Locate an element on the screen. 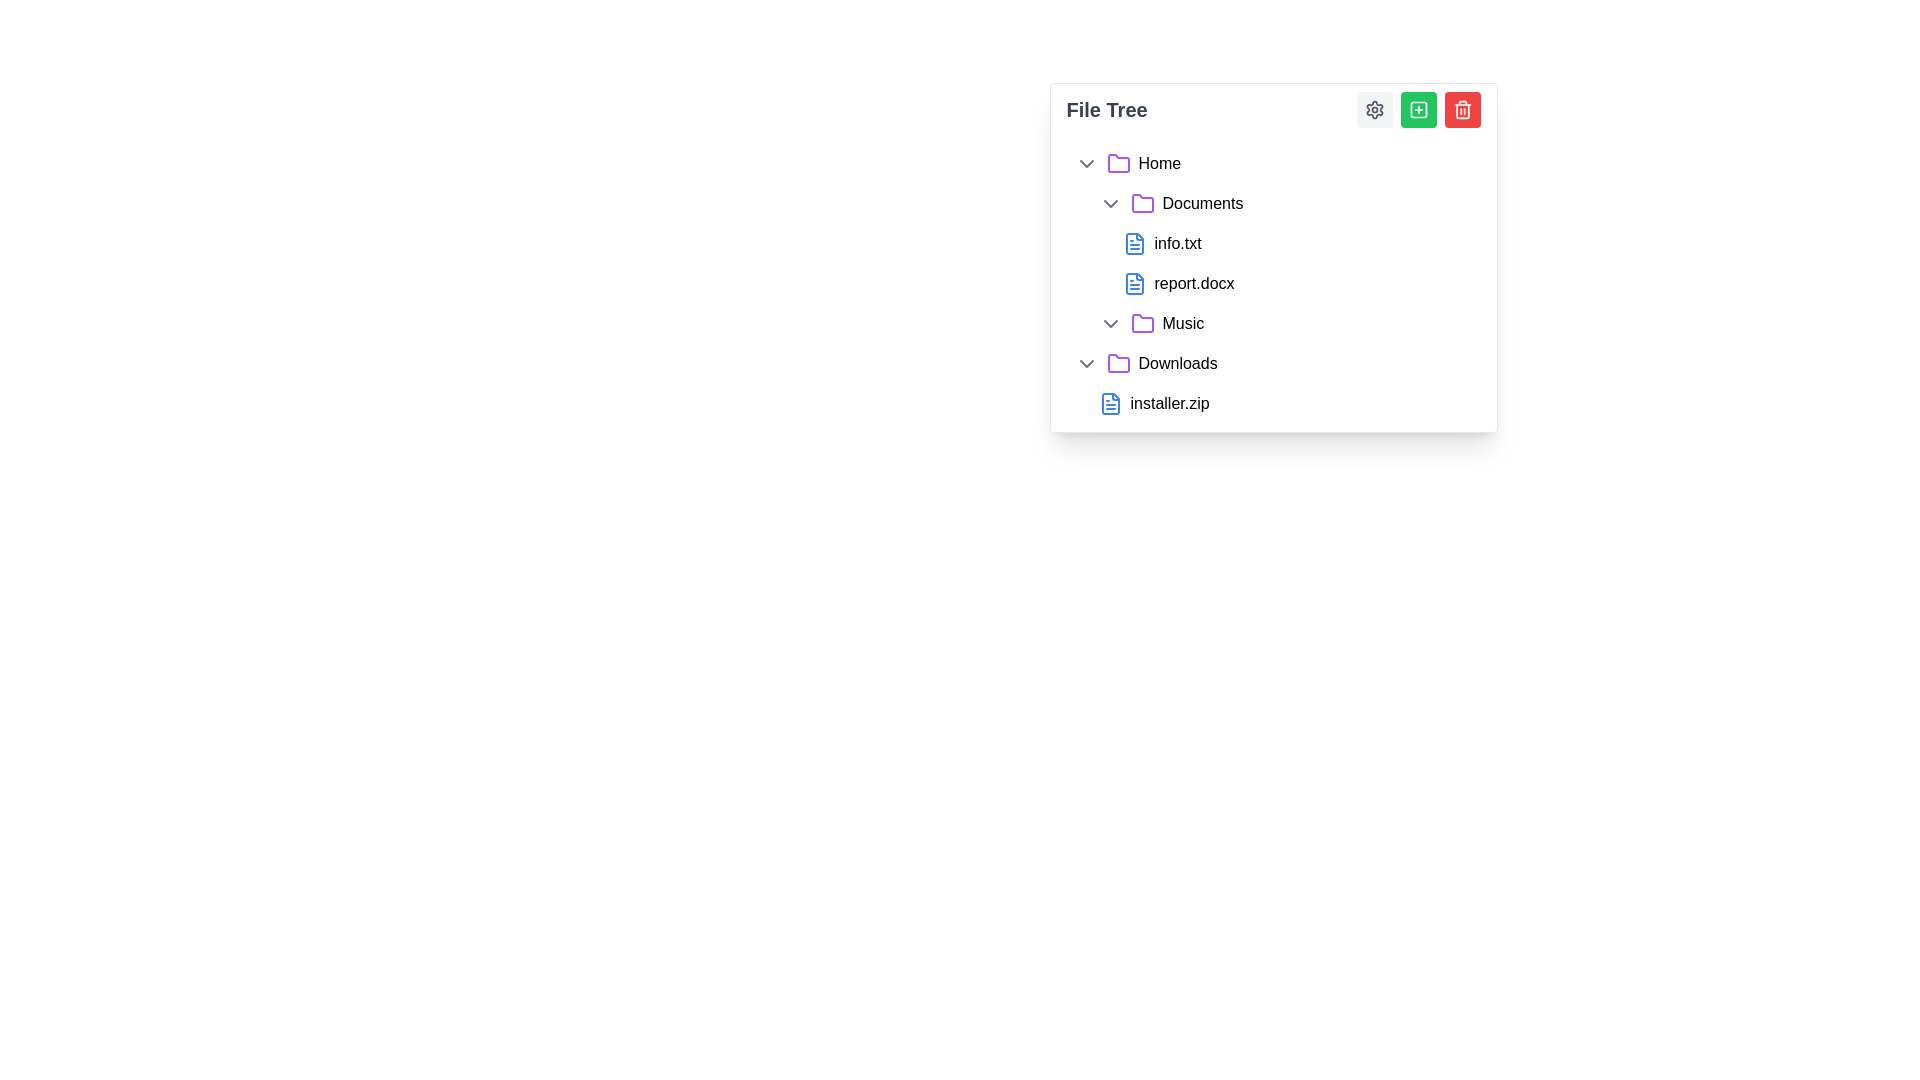 The height and width of the screenshot is (1080, 1920). the delete icon located in the top-right section of the interface is located at coordinates (1462, 110).